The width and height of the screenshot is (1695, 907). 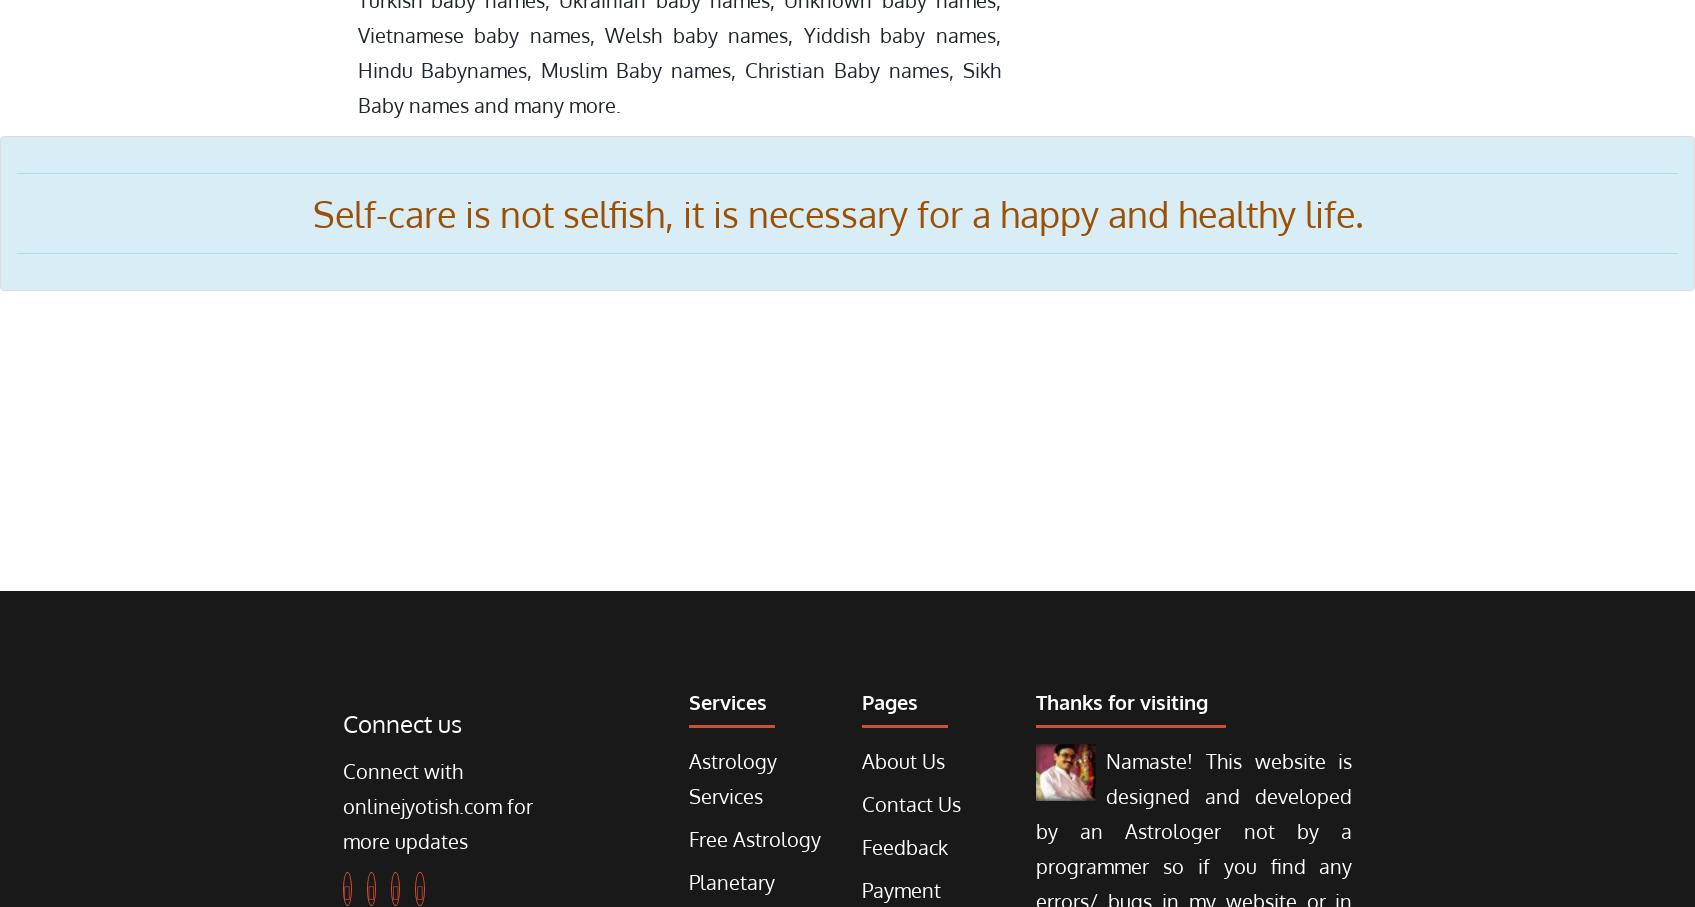 I want to click on 'Self-care is not selfish, it is necessary for a happy and healthy life.', so click(x=847, y=212).